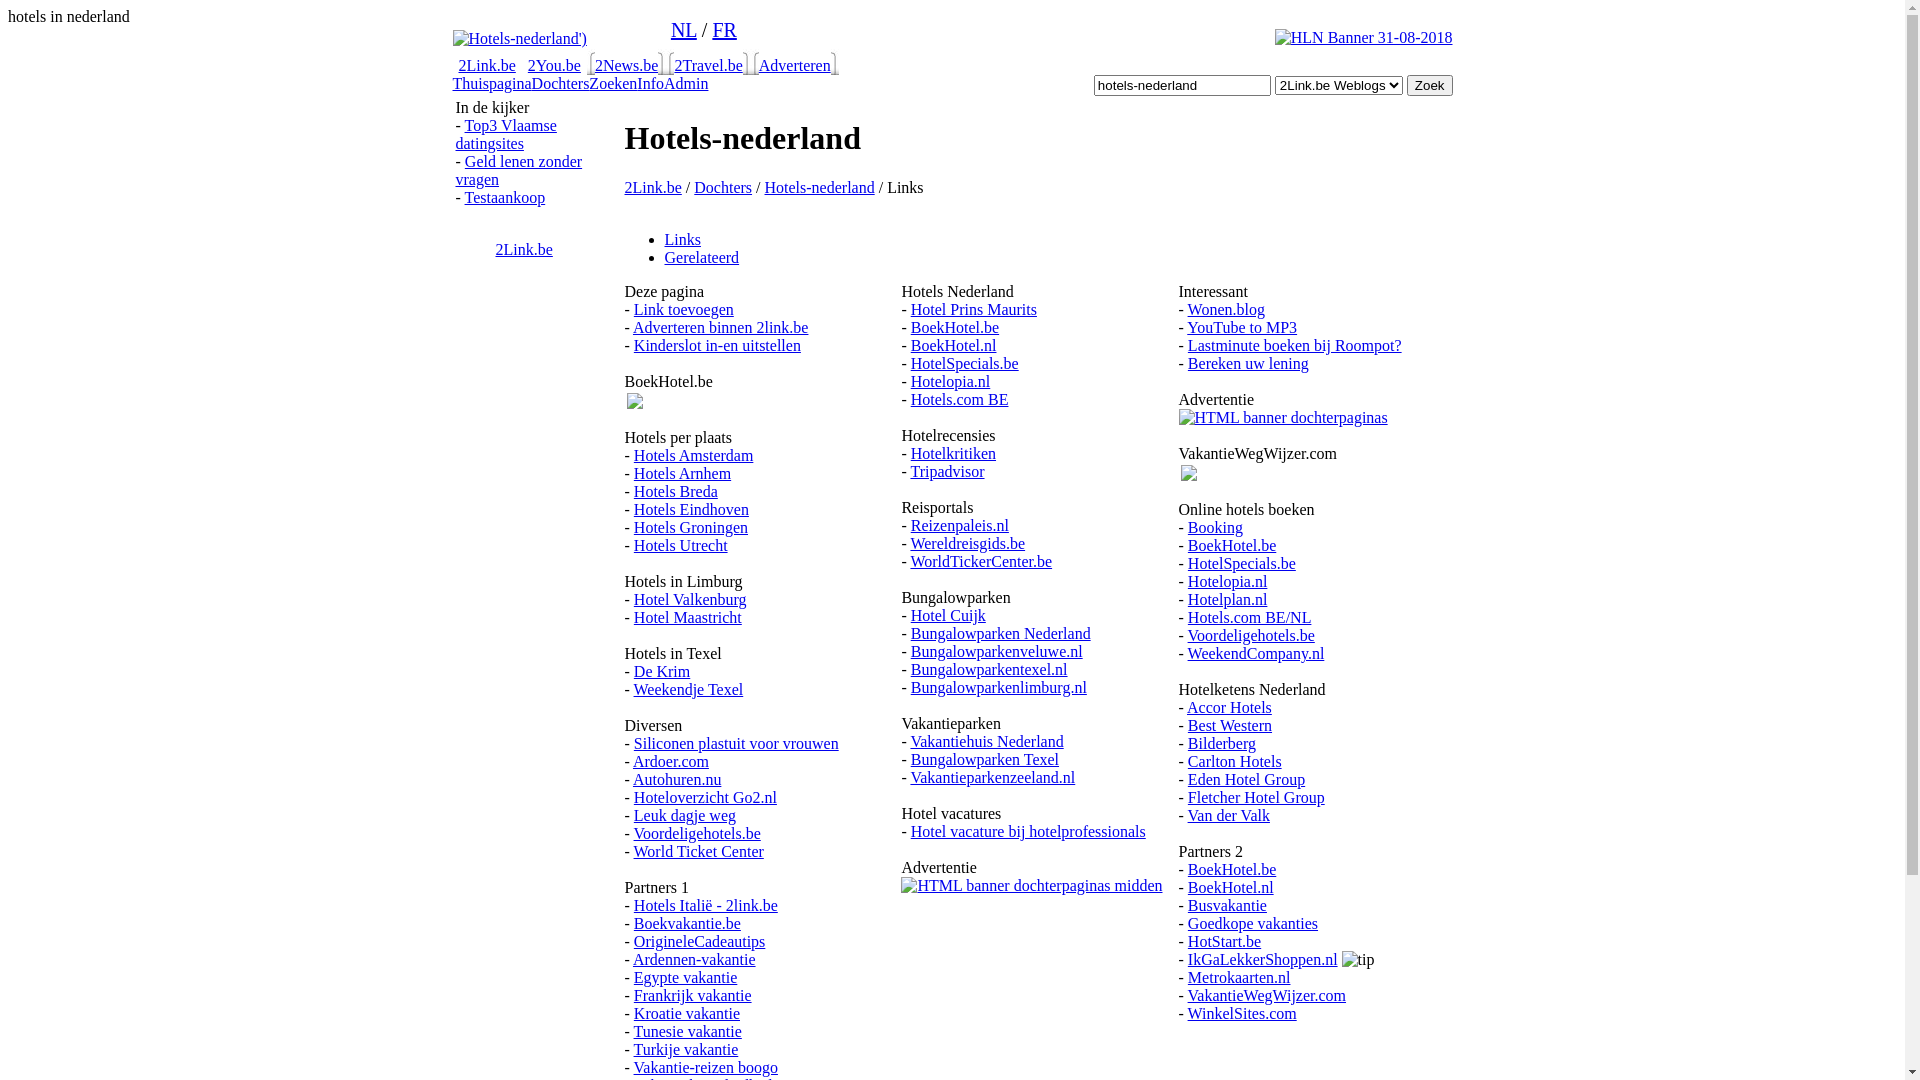  Describe the element at coordinates (673, 64) in the screenshot. I see `'2Travel.be'` at that location.